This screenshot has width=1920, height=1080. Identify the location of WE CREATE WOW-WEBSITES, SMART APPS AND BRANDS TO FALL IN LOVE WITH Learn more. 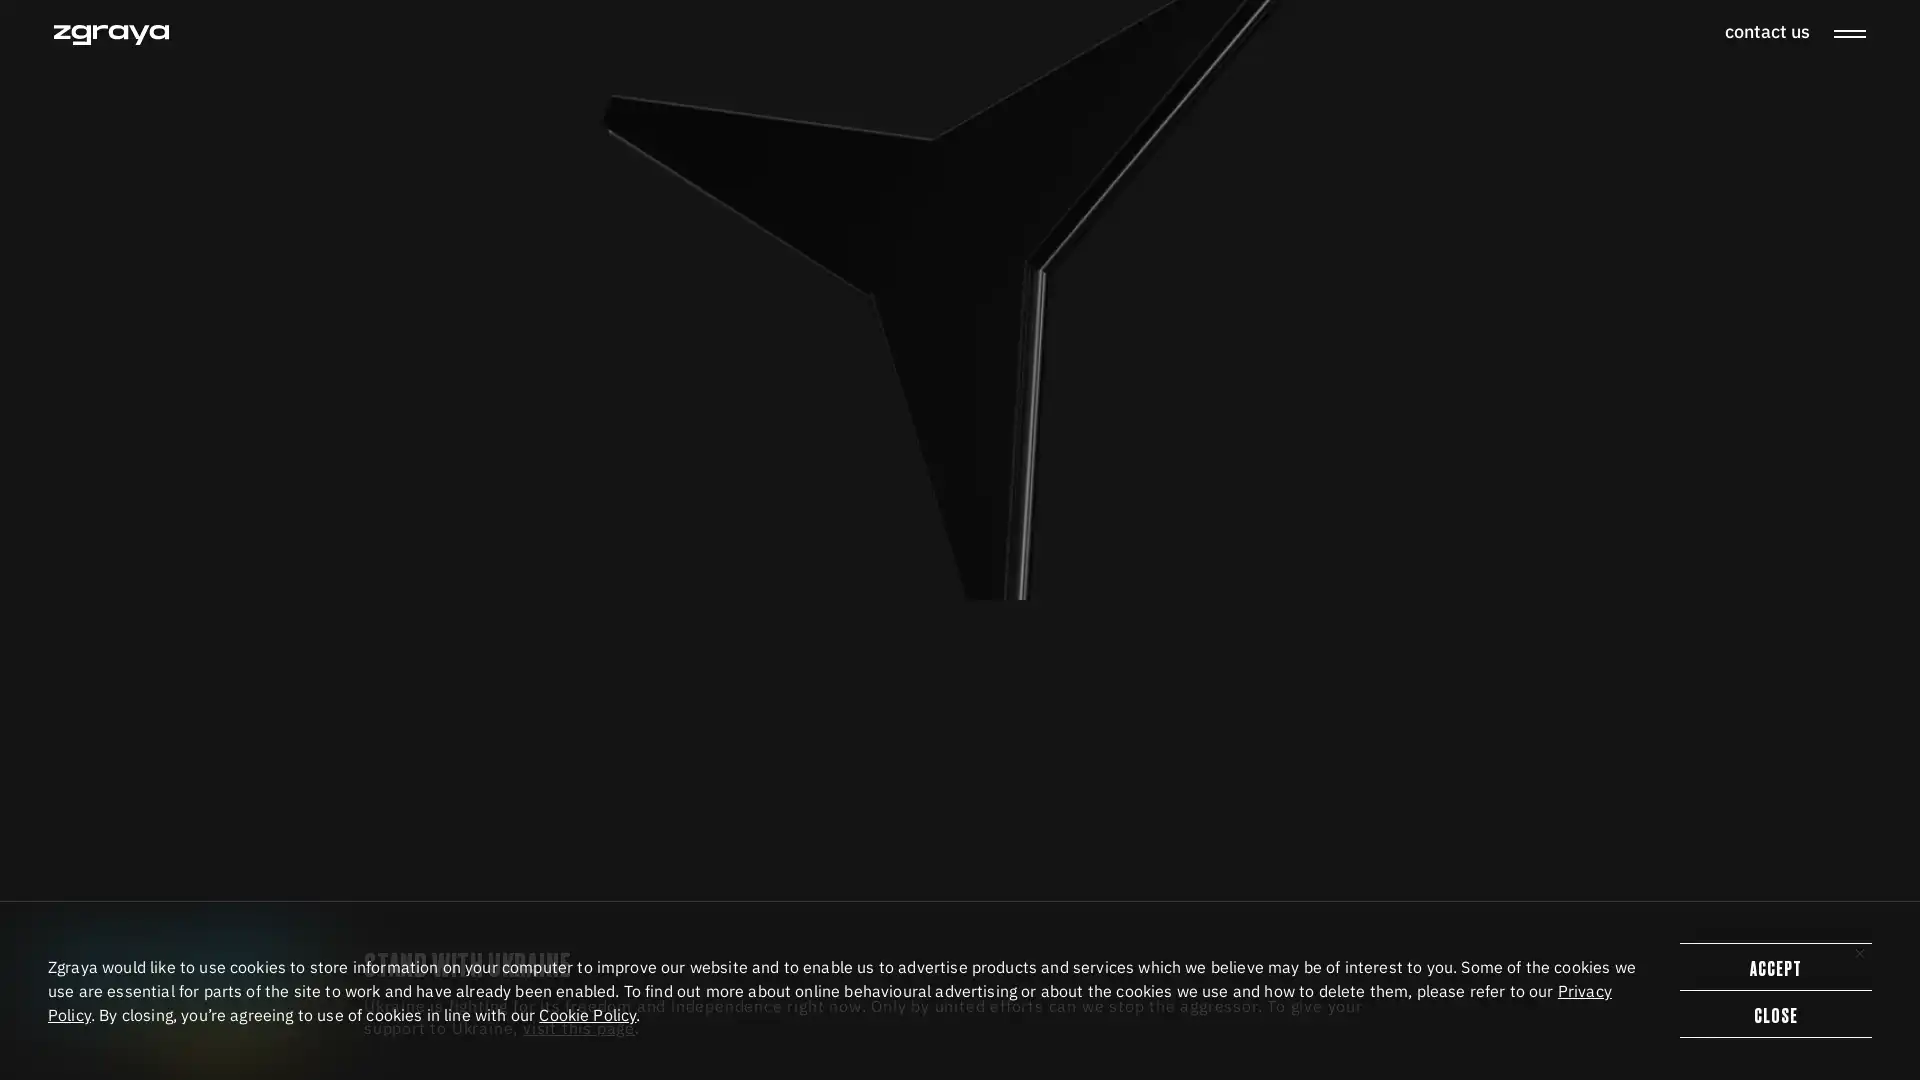
(725, 582).